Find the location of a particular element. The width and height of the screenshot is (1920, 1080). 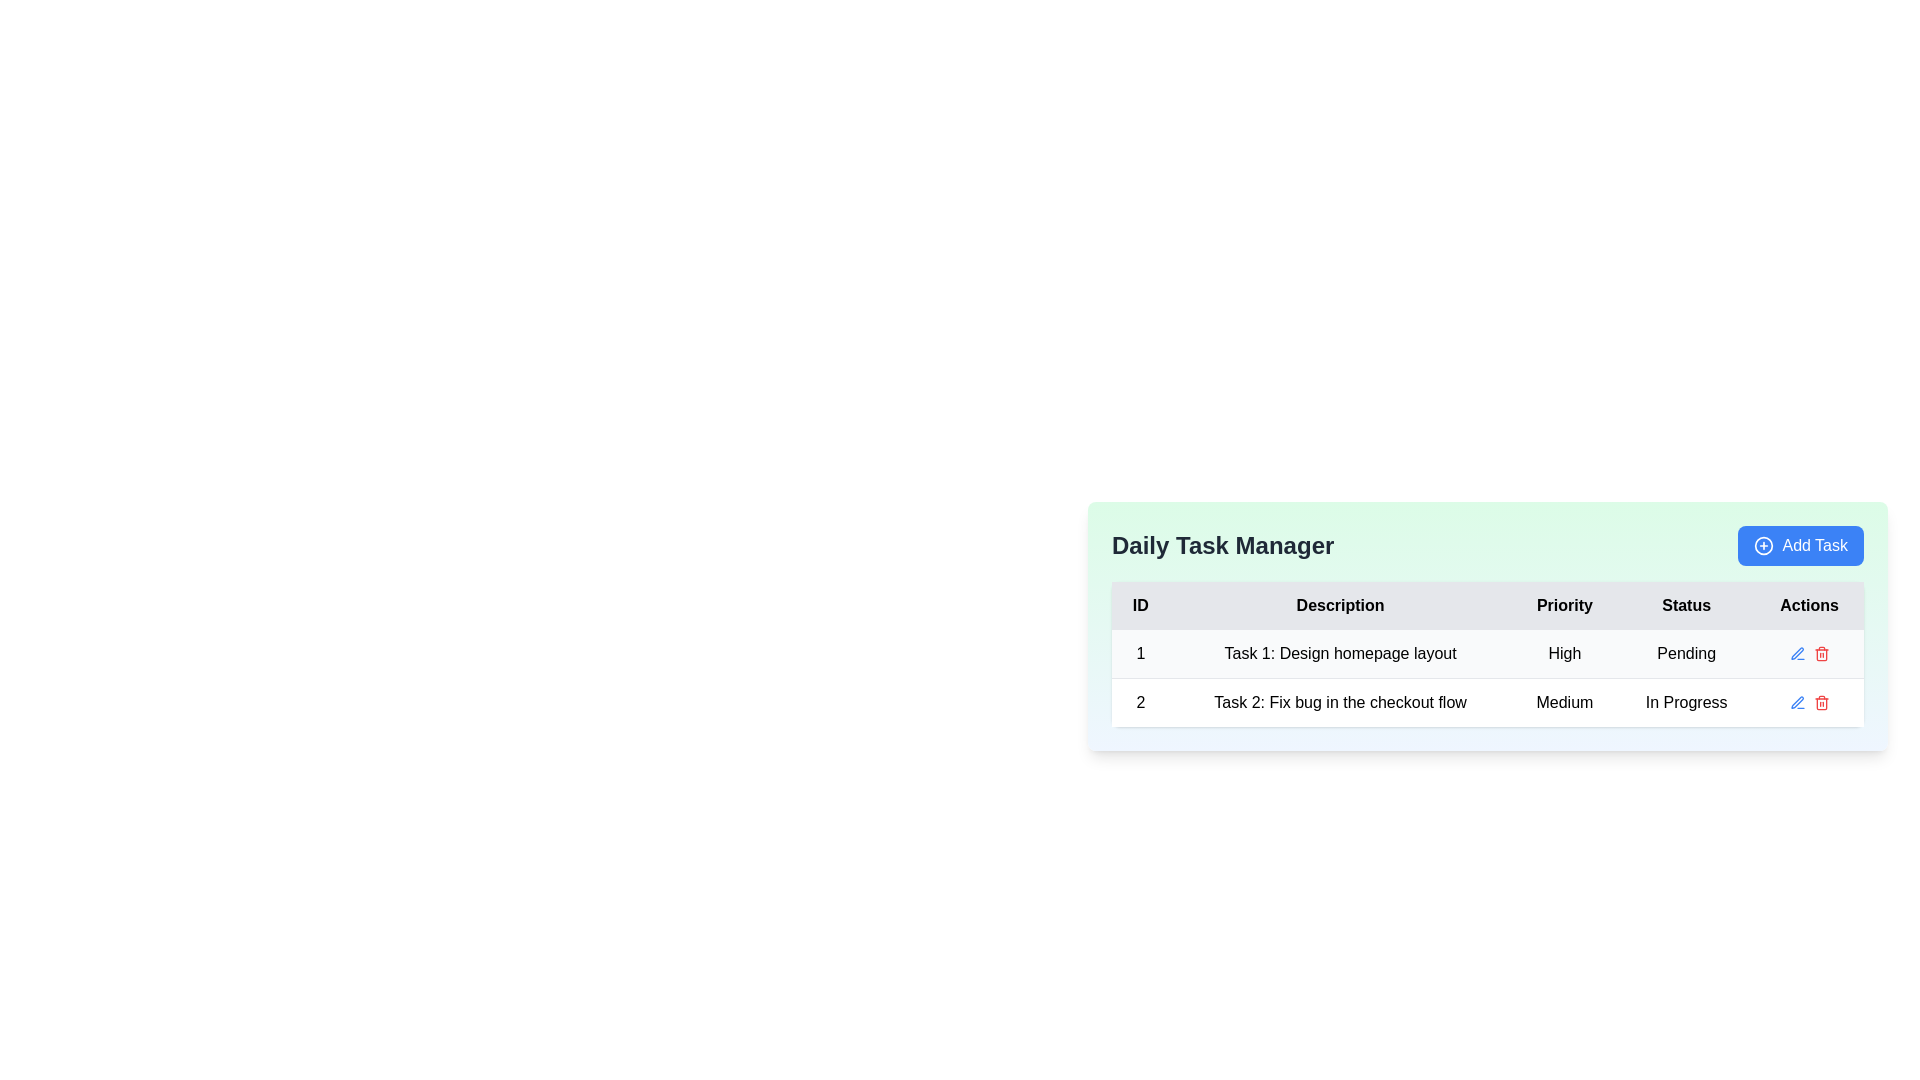

the 'Pending' status text label for 'Task 1: Design homepage layout' is located at coordinates (1685, 654).